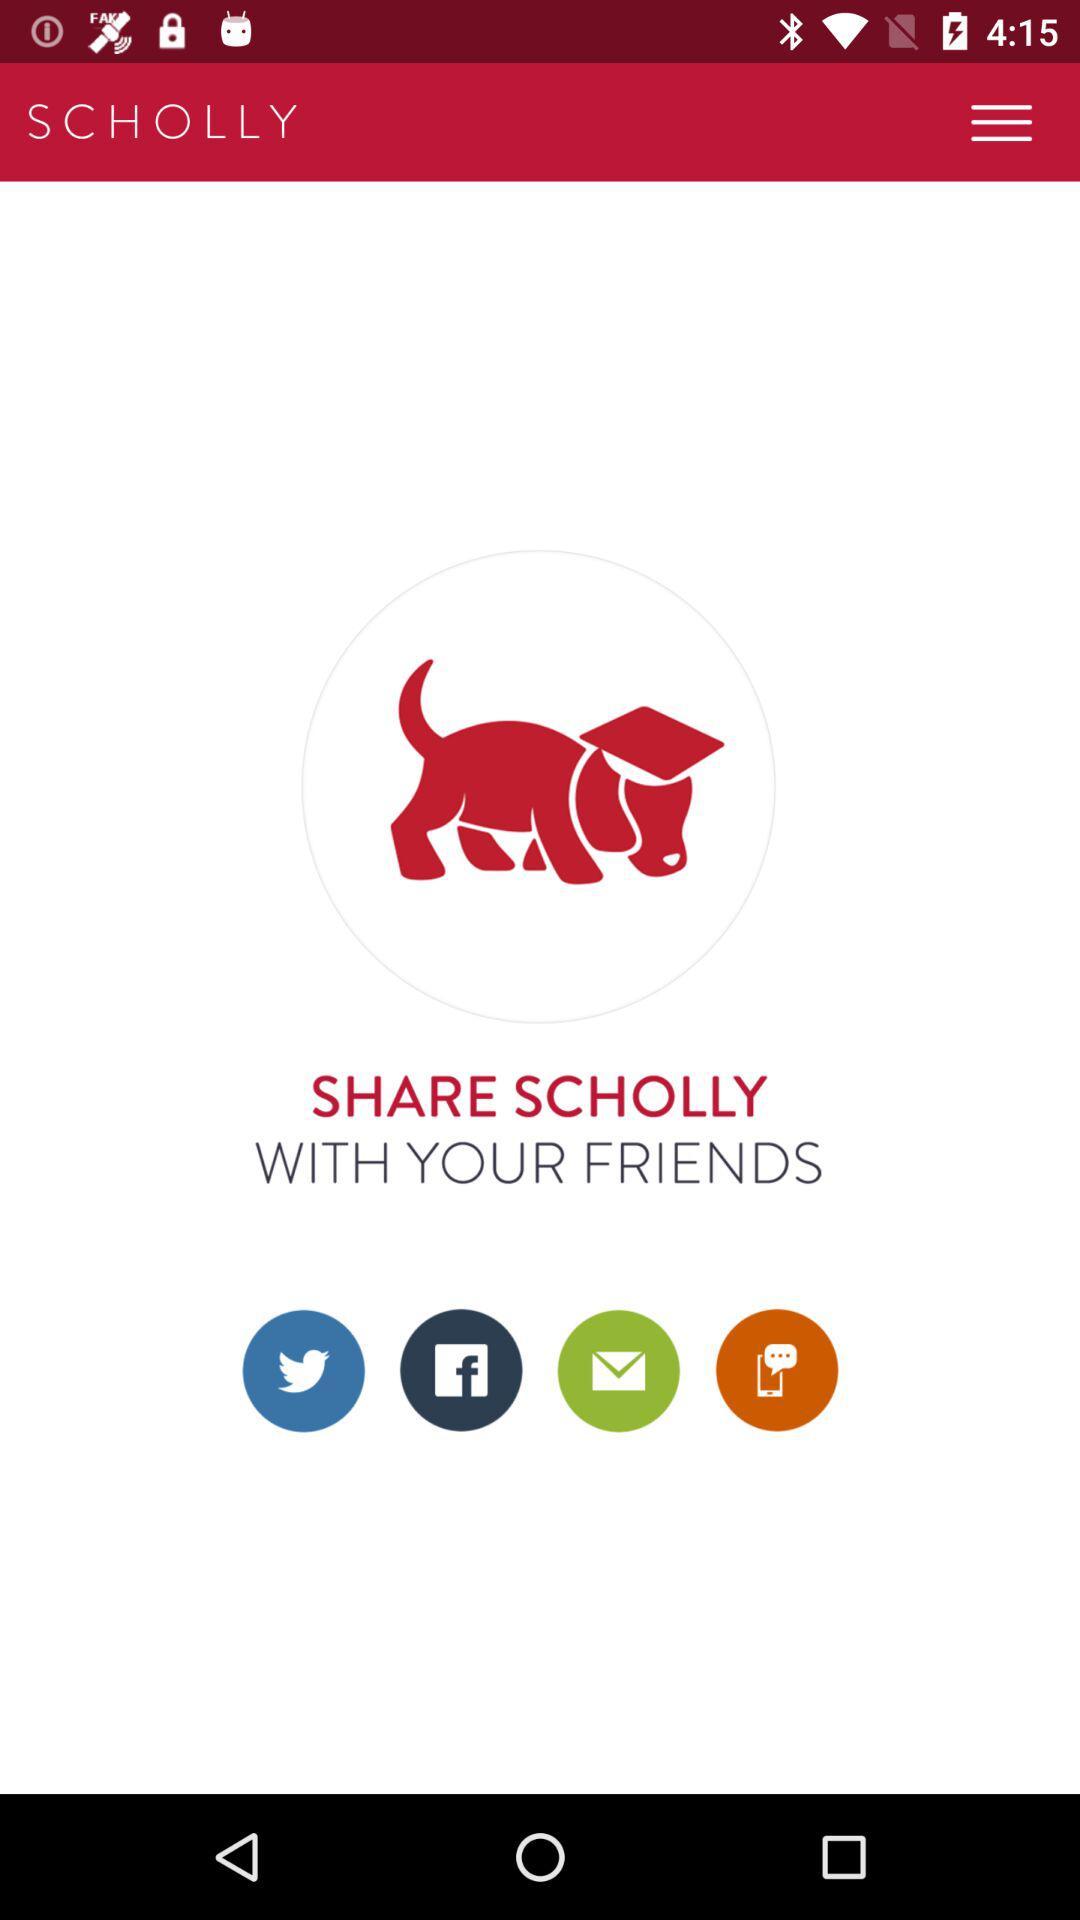  Describe the element at coordinates (1001, 121) in the screenshot. I see `the menu icon` at that location.